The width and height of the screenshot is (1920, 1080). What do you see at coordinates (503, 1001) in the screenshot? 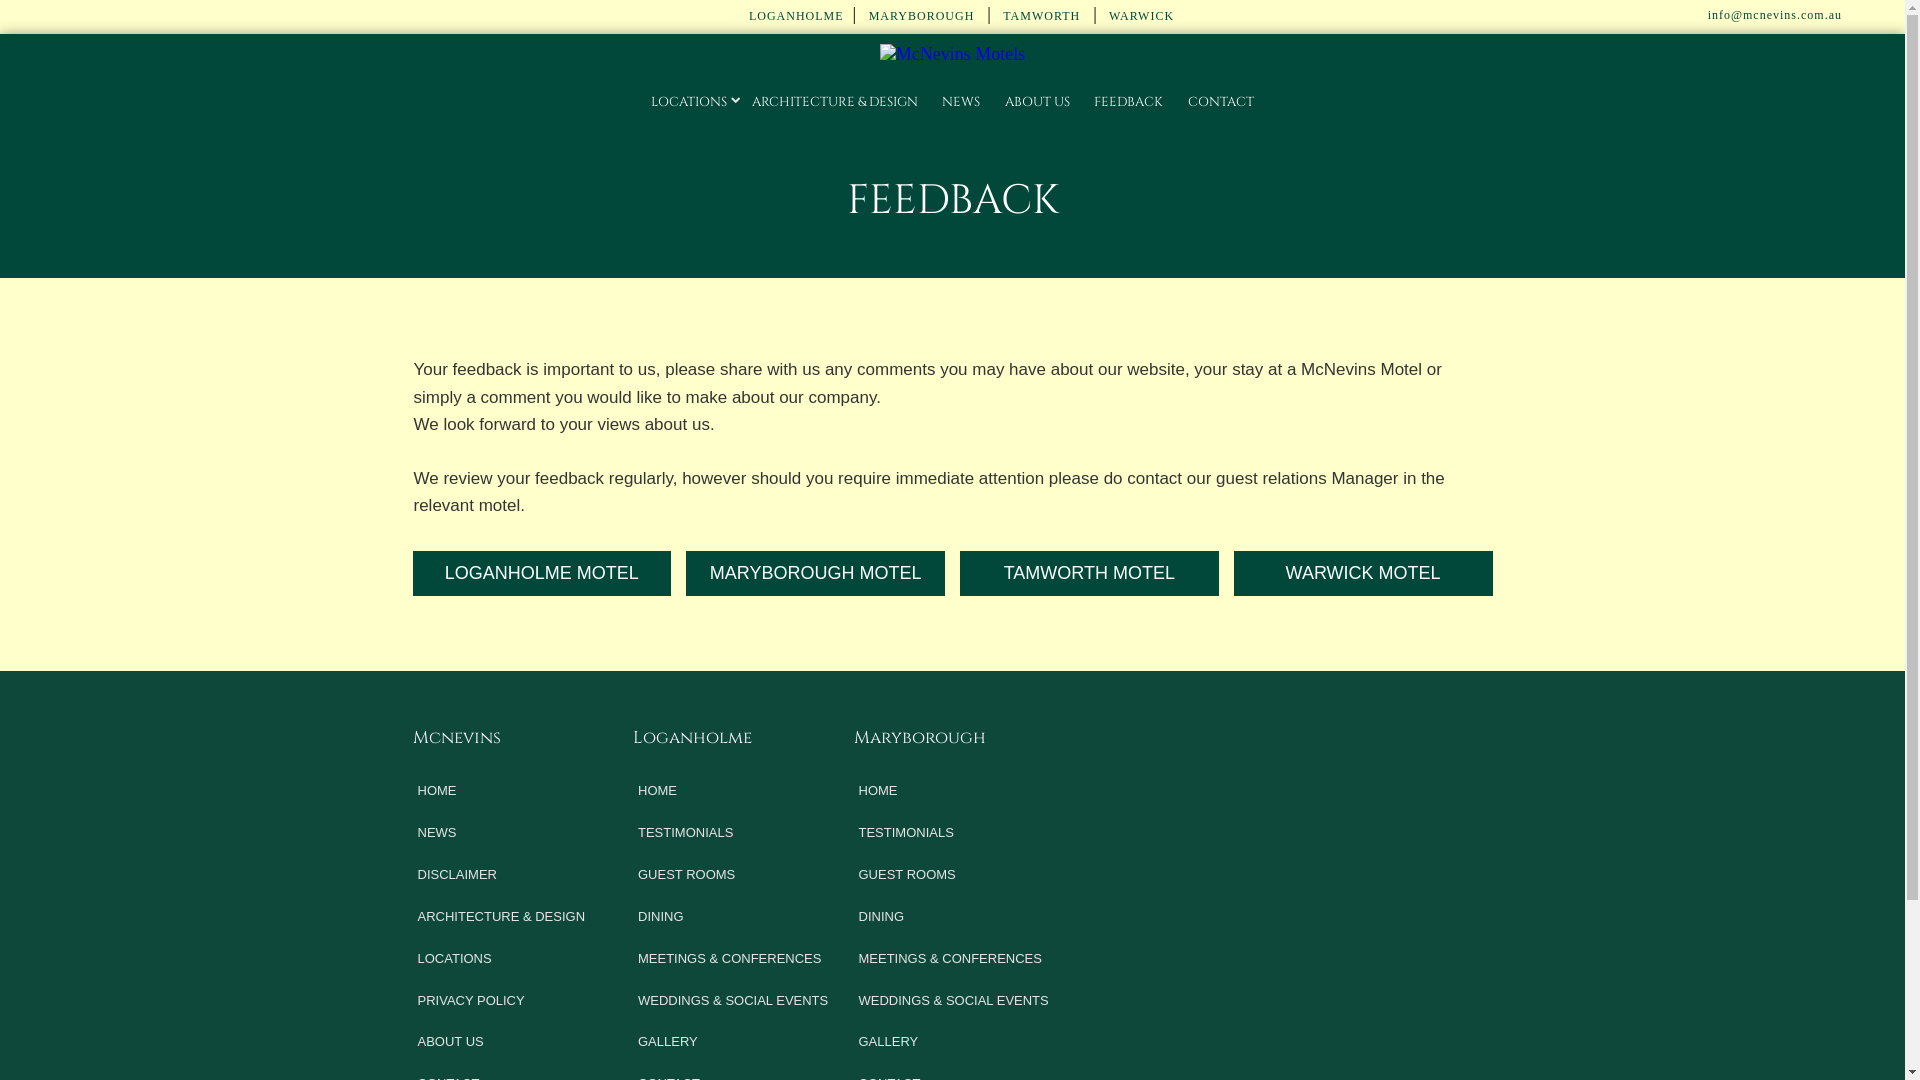
I see `'PRIVACY POLICY'` at bounding box center [503, 1001].